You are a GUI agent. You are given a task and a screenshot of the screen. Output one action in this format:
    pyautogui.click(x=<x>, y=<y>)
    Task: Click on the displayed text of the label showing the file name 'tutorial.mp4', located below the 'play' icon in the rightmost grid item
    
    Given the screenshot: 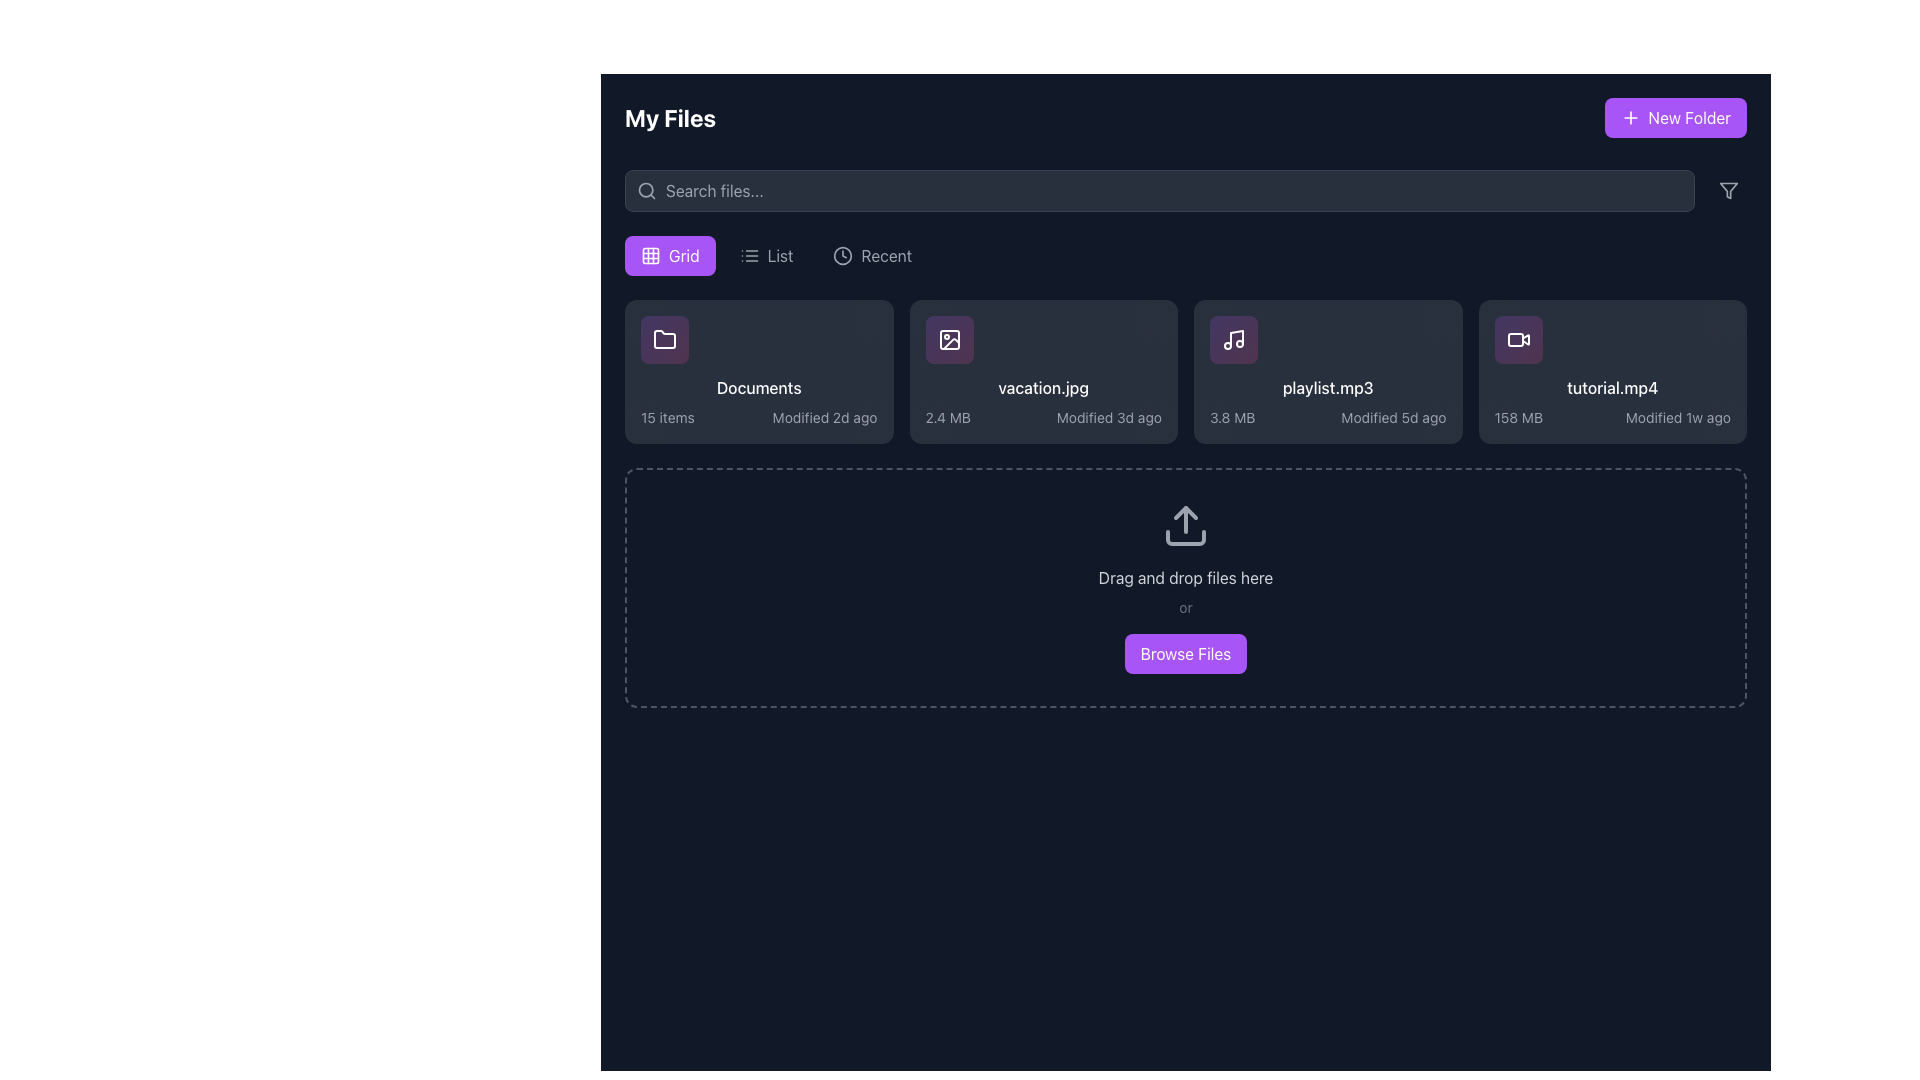 What is the action you would take?
    pyautogui.click(x=1612, y=388)
    